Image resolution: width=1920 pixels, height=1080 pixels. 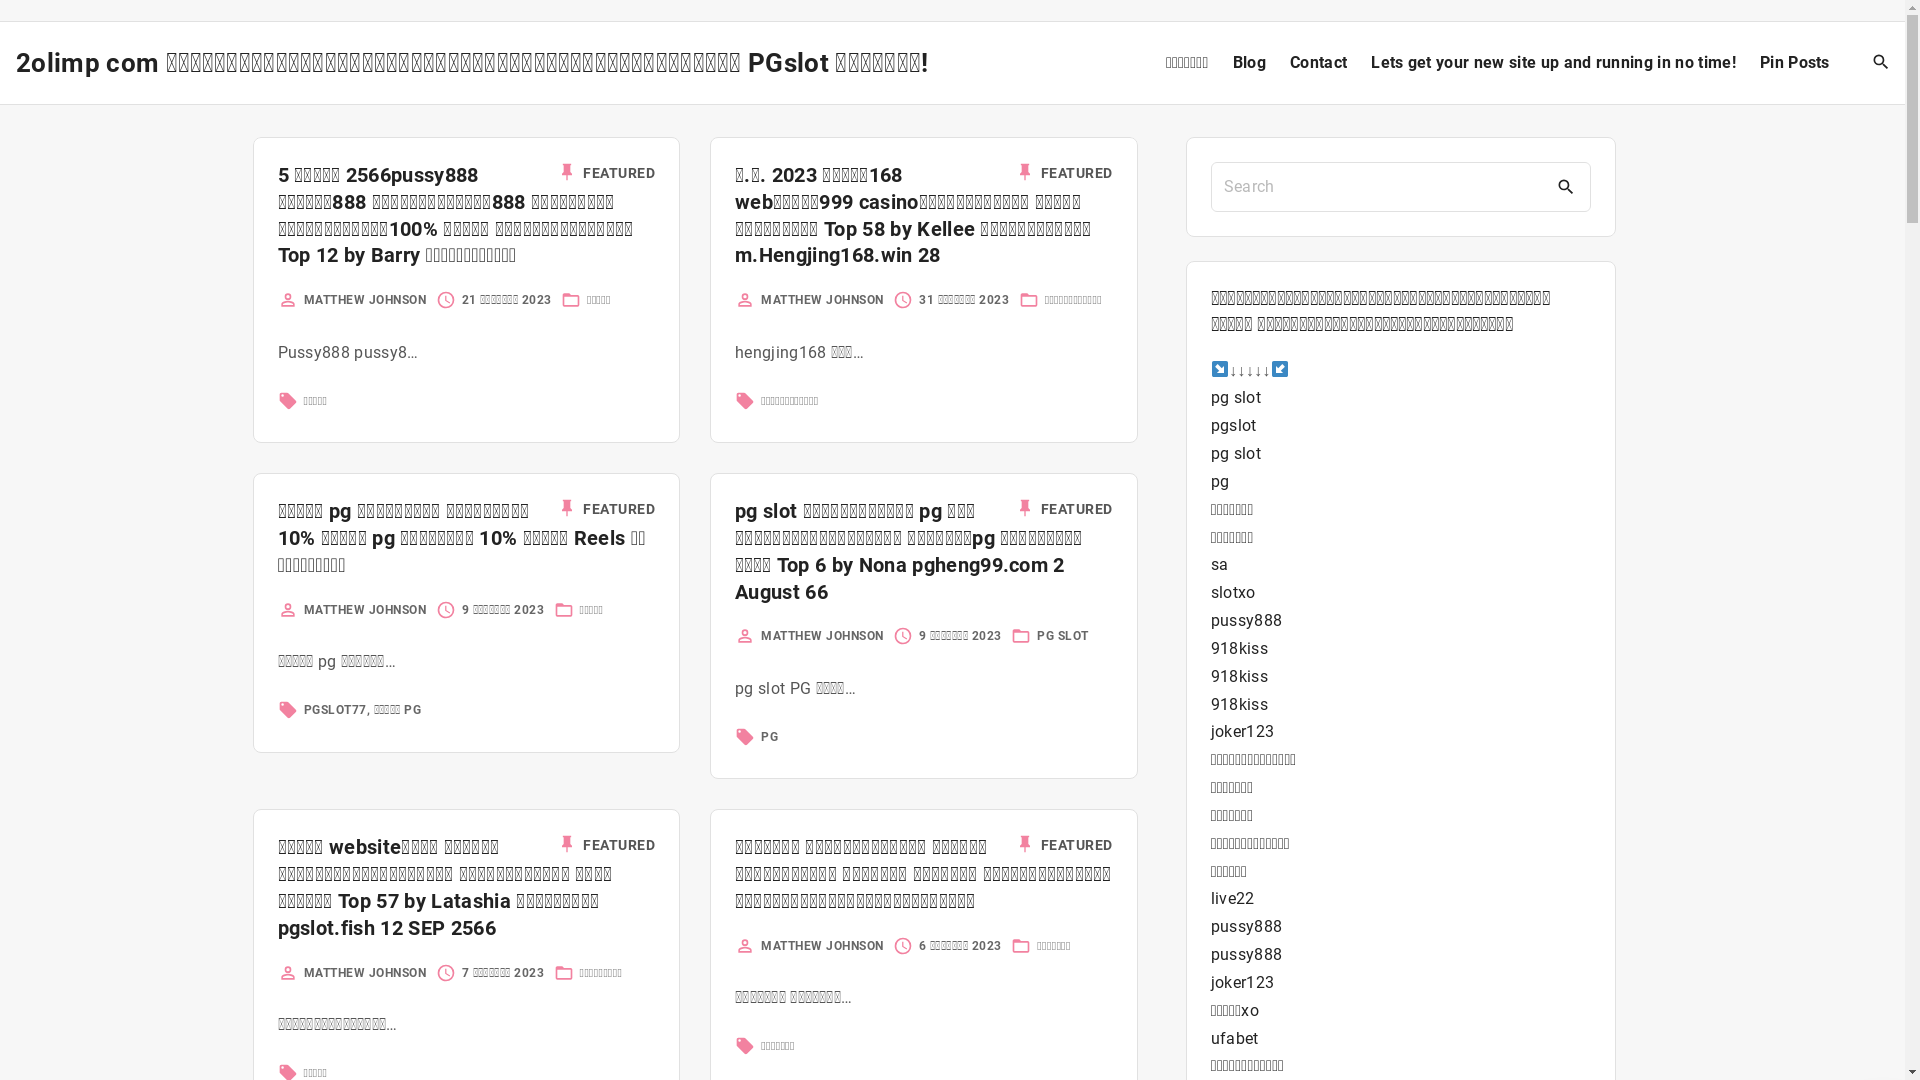 What do you see at coordinates (1232, 591) in the screenshot?
I see `'slotxo'` at bounding box center [1232, 591].